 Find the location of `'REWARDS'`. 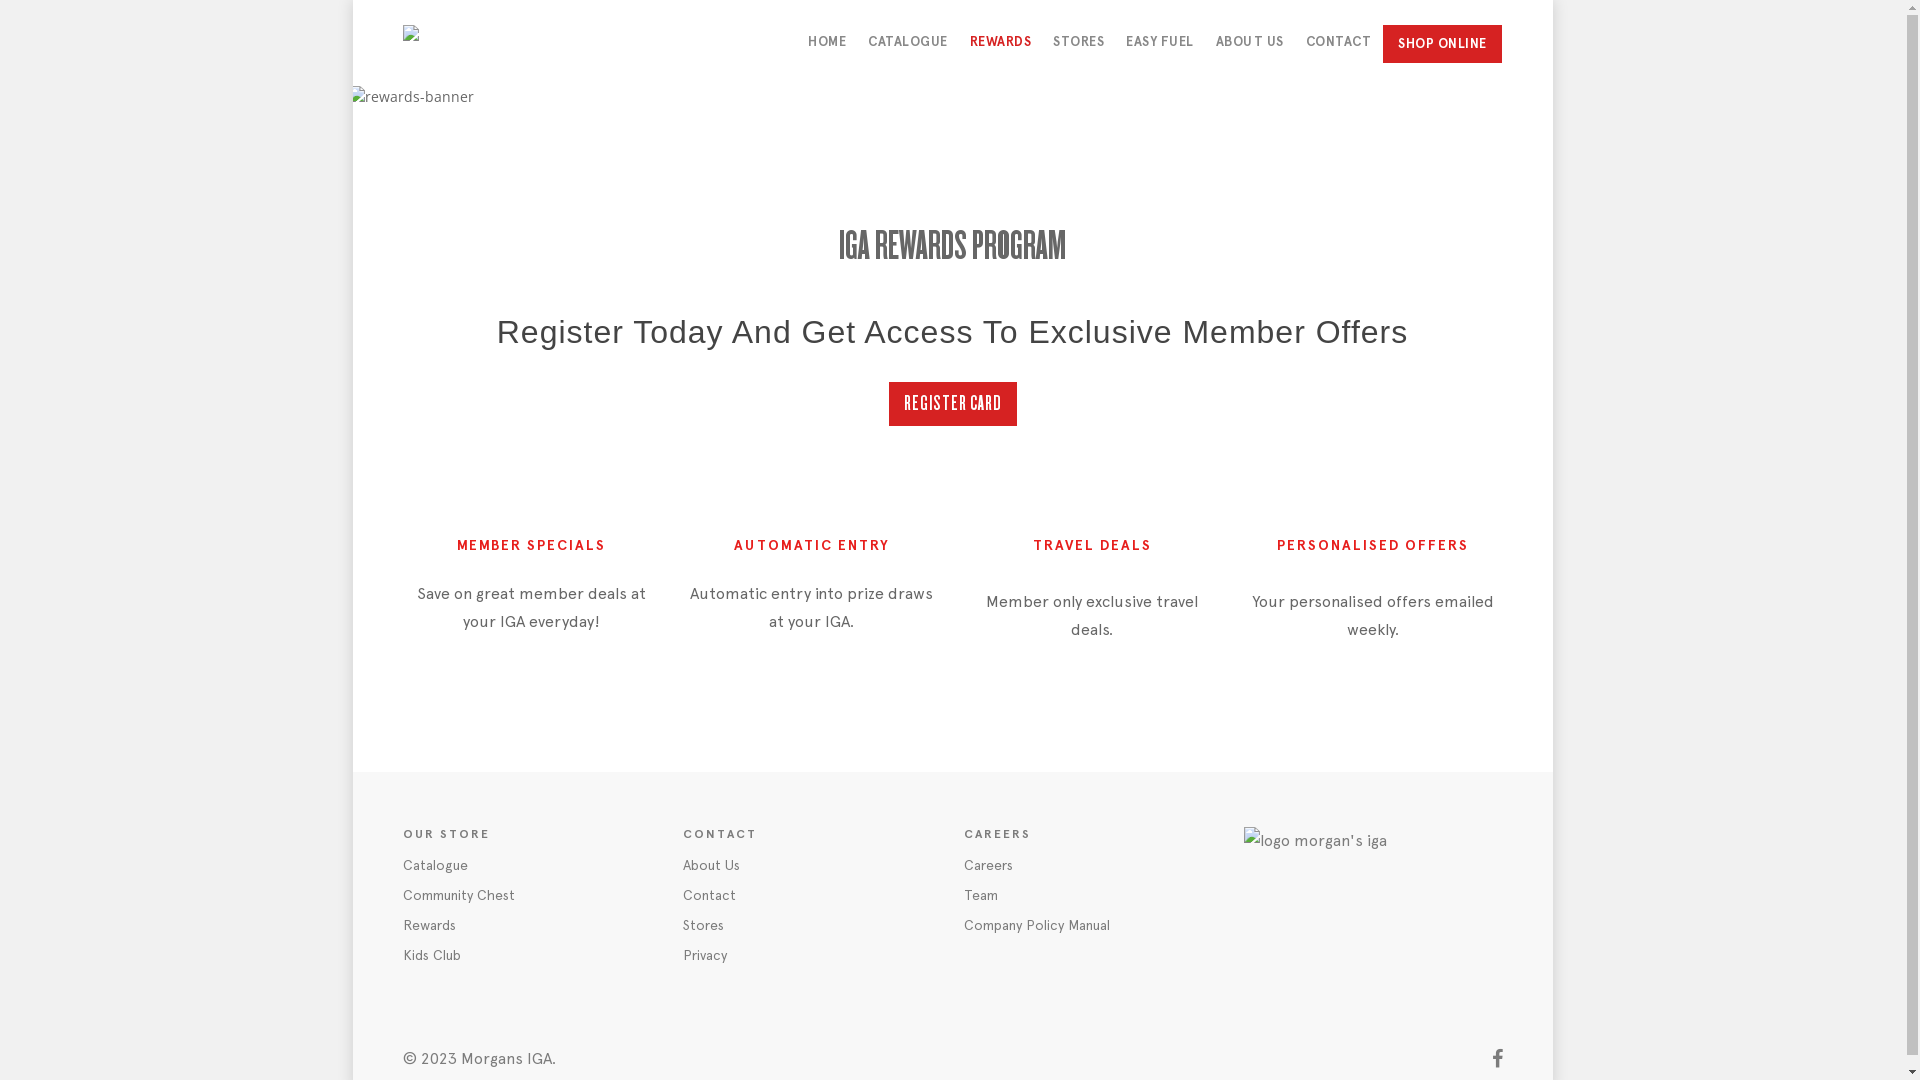

'REWARDS' is located at coordinates (960, 53).